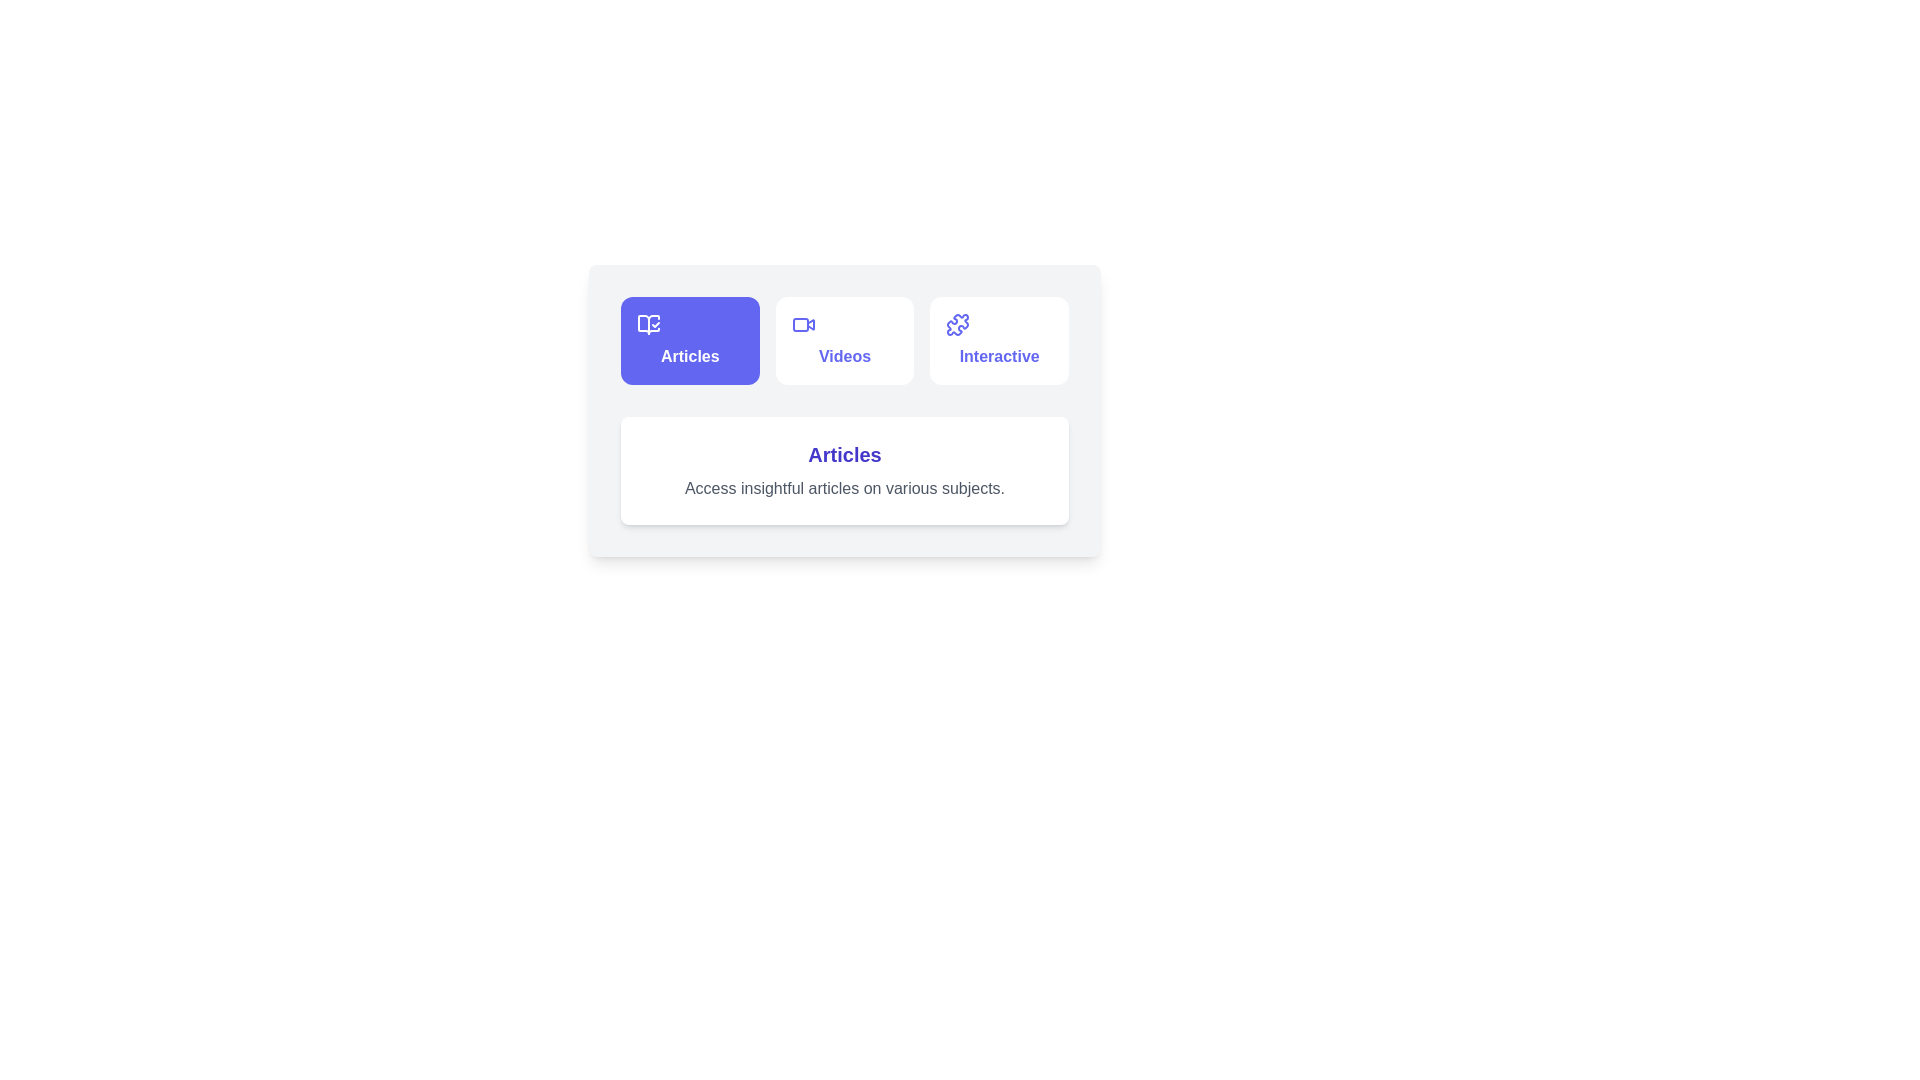 The width and height of the screenshot is (1920, 1080). What do you see at coordinates (690, 339) in the screenshot?
I see `the Articles tab to view its content` at bounding box center [690, 339].